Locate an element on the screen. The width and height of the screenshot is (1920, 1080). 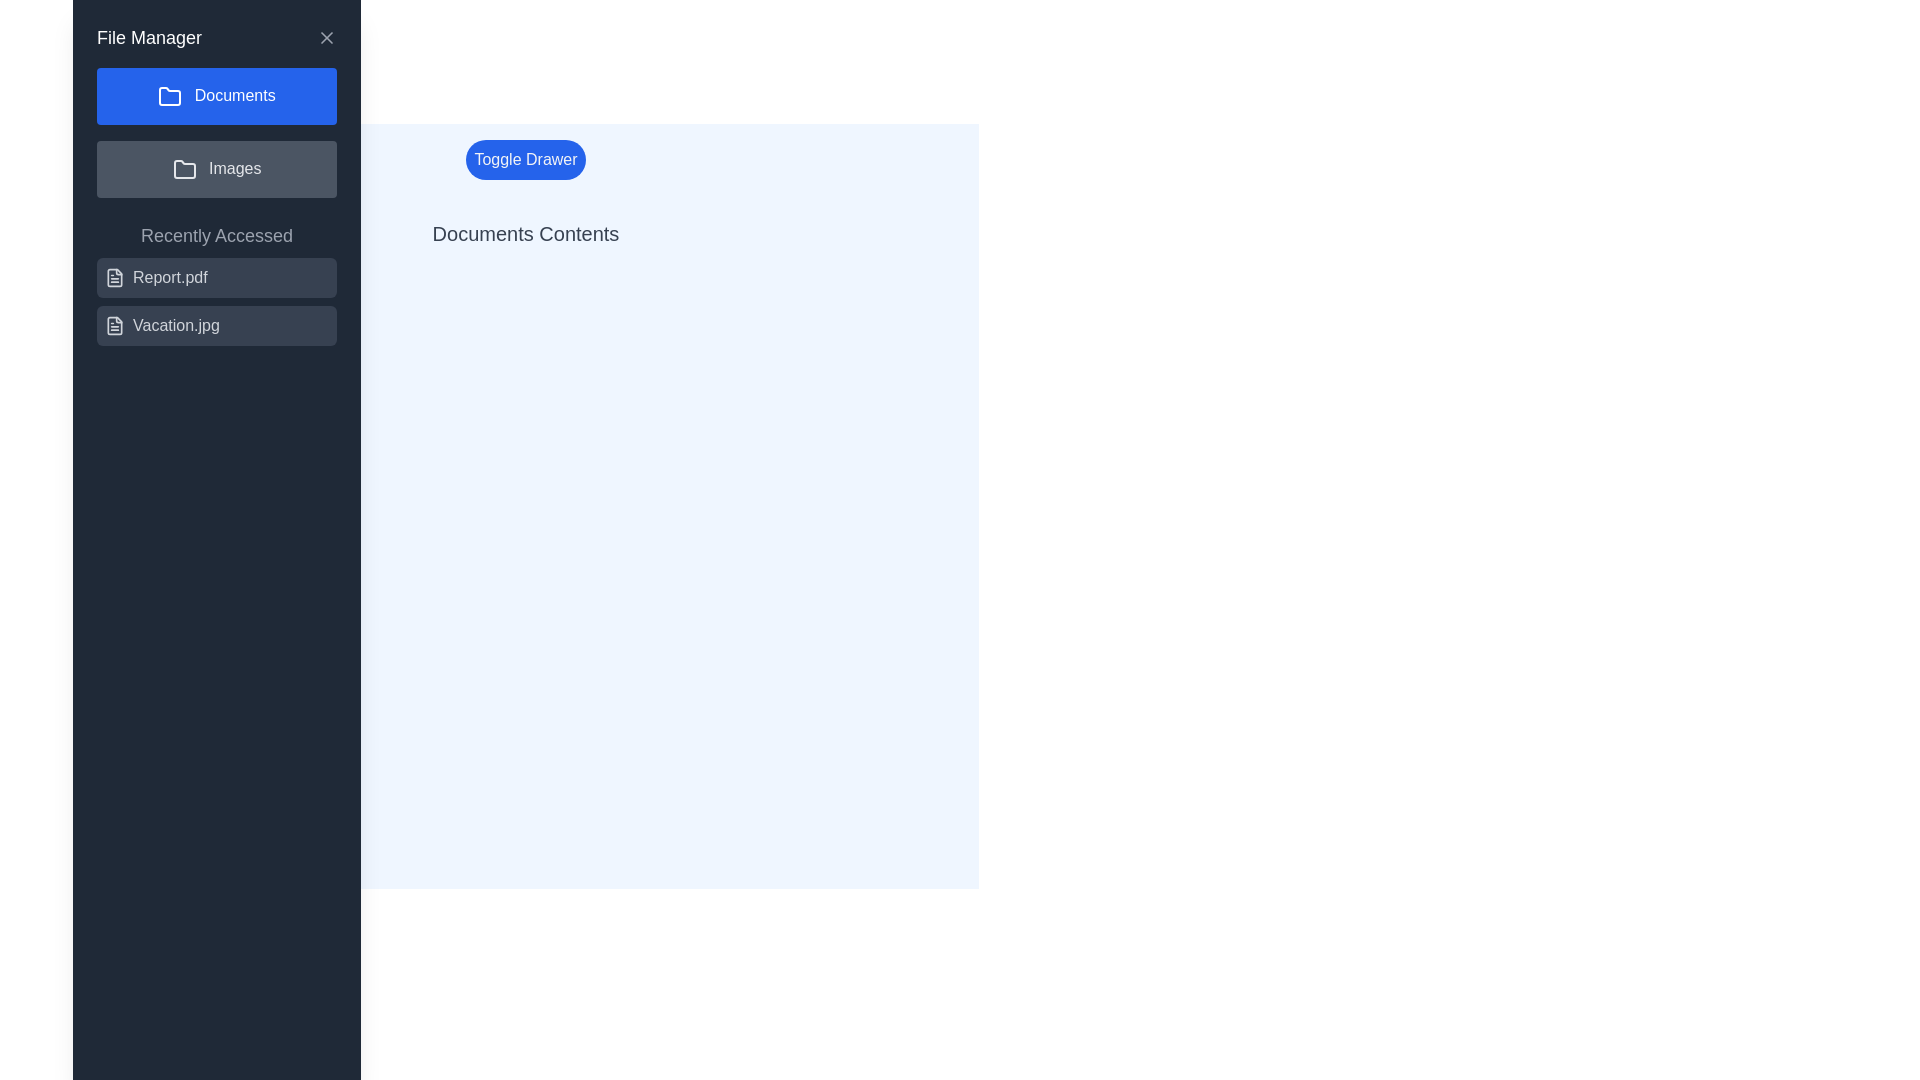
the 'Documents Contents' label, which is styled with a large gray font and is located prominently in the center-right of the interface section, aligned horizontally to the right of the 'Recently Accessed' label is located at coordinates (526, 233).